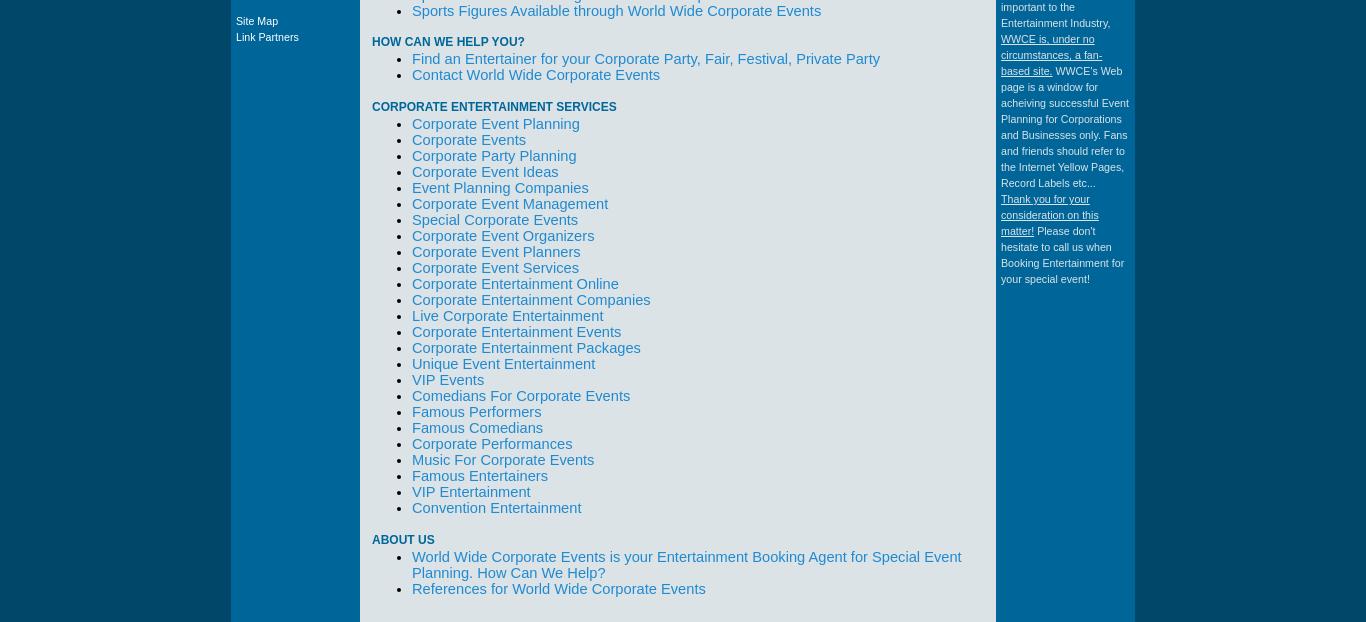 The image size is (1366, 622). Describe the element at coordinates (401, 538) in the screenshot. I see `'About Us'` at that location.